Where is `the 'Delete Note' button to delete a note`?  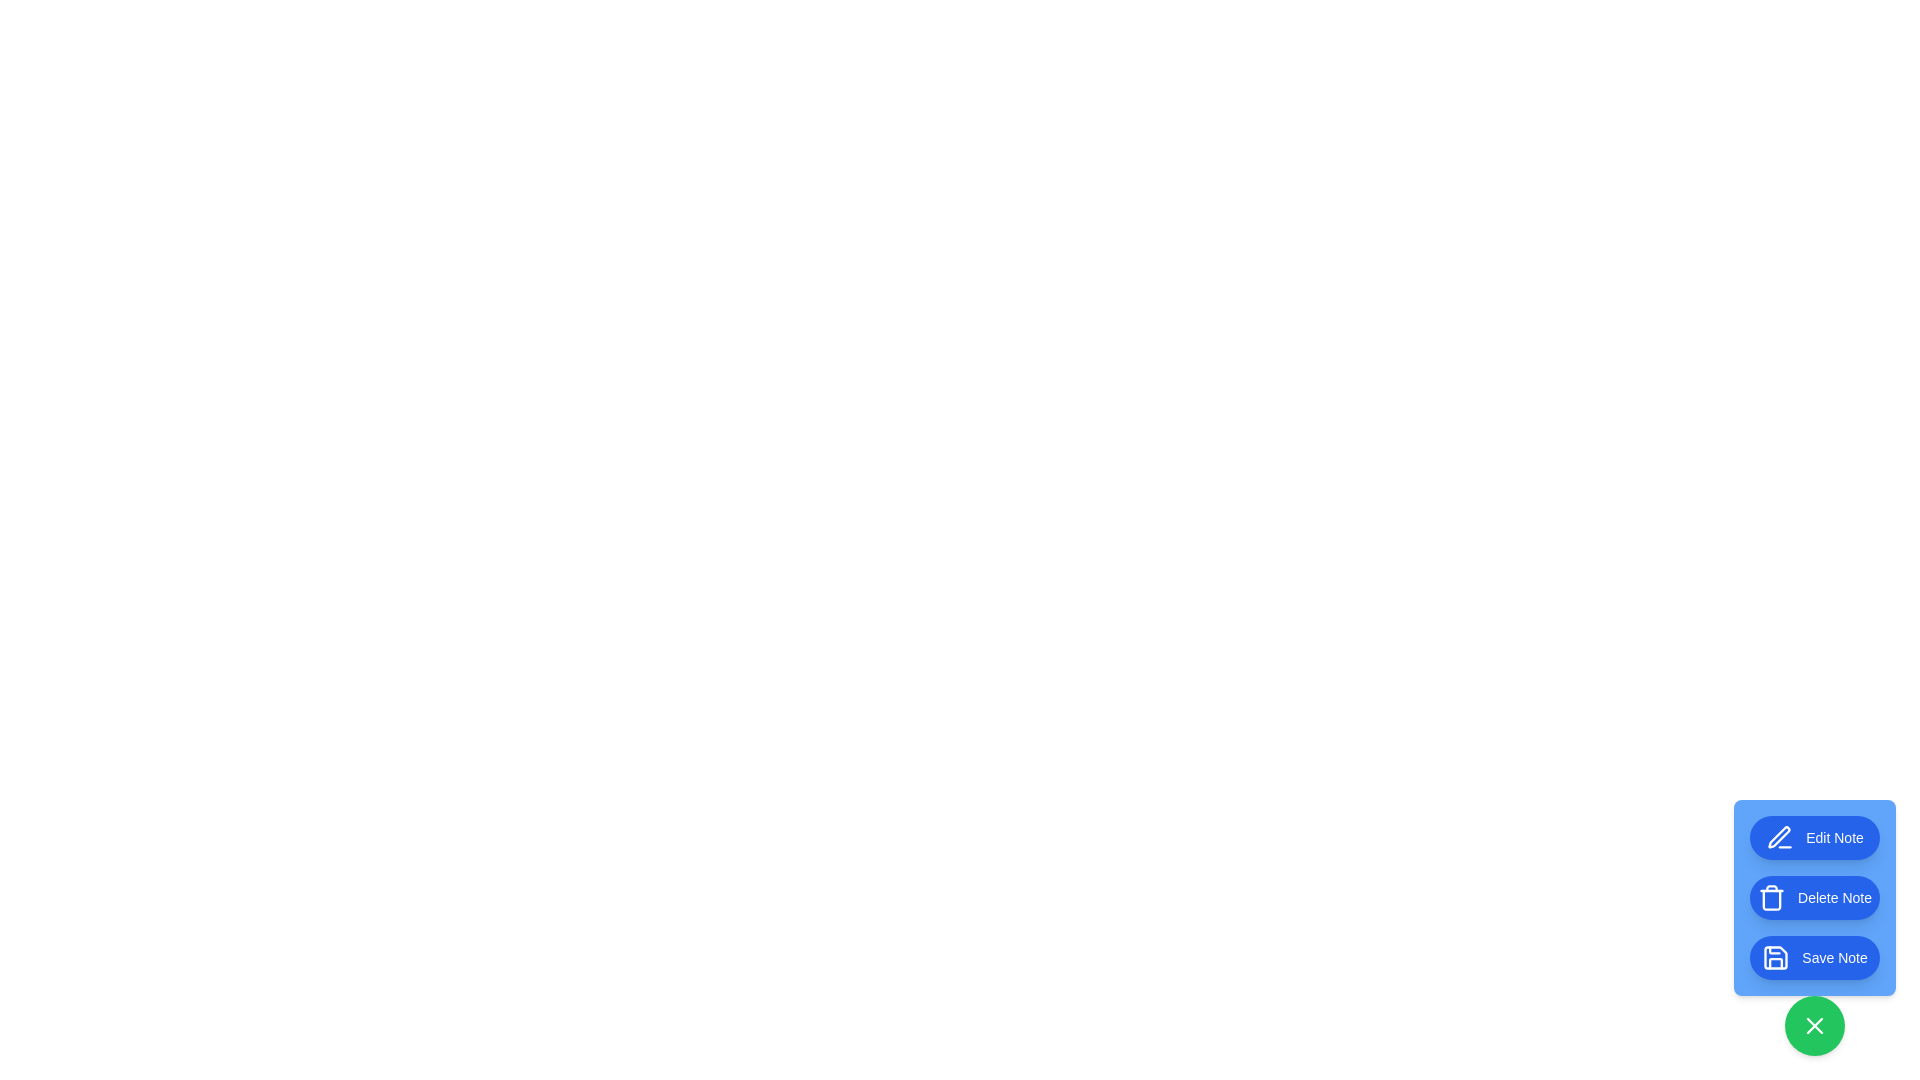
the 'Delete Note' button to delete a note is located at coordinates (1814, 897).